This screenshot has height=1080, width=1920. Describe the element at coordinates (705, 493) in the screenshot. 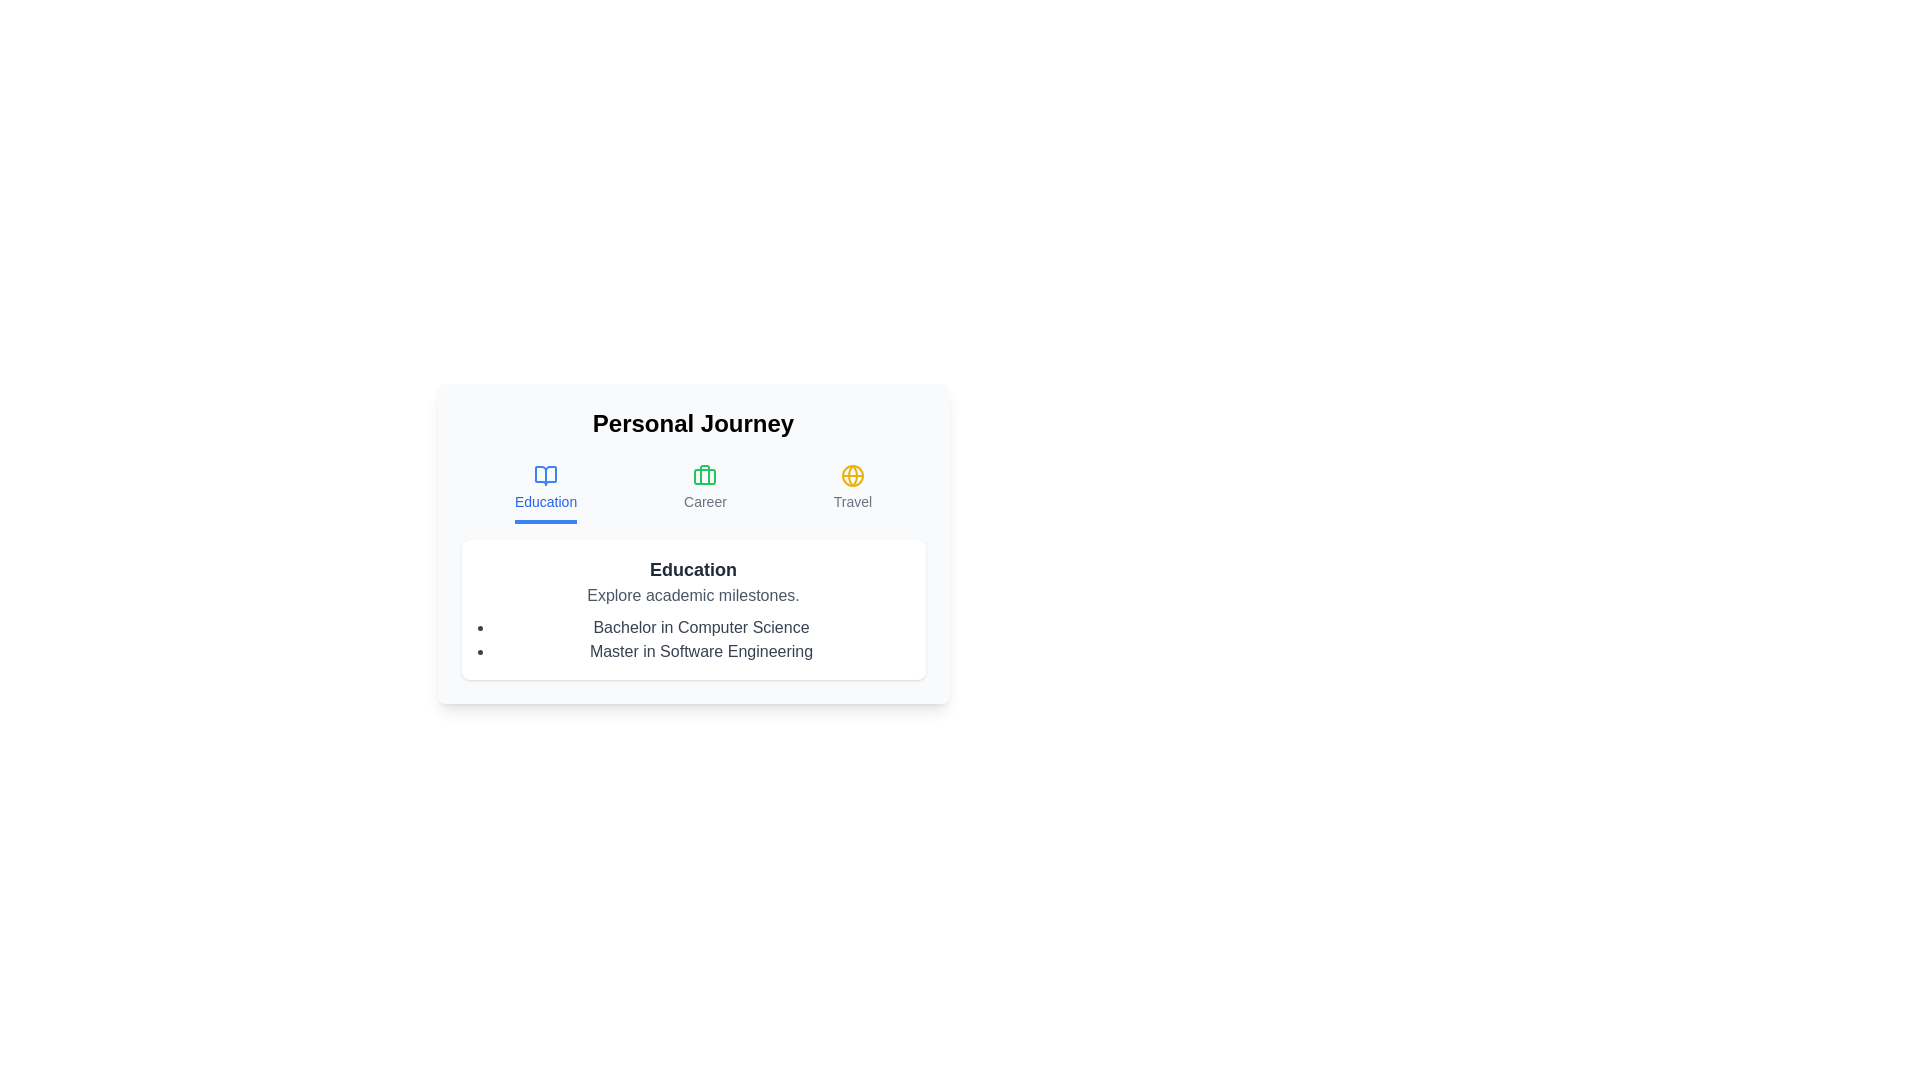

I see `the 'Career' tab, which is the second tab in a row of three, featuring a briefcase icon above the text styled in gray, to trigger visual feedback` at that location.